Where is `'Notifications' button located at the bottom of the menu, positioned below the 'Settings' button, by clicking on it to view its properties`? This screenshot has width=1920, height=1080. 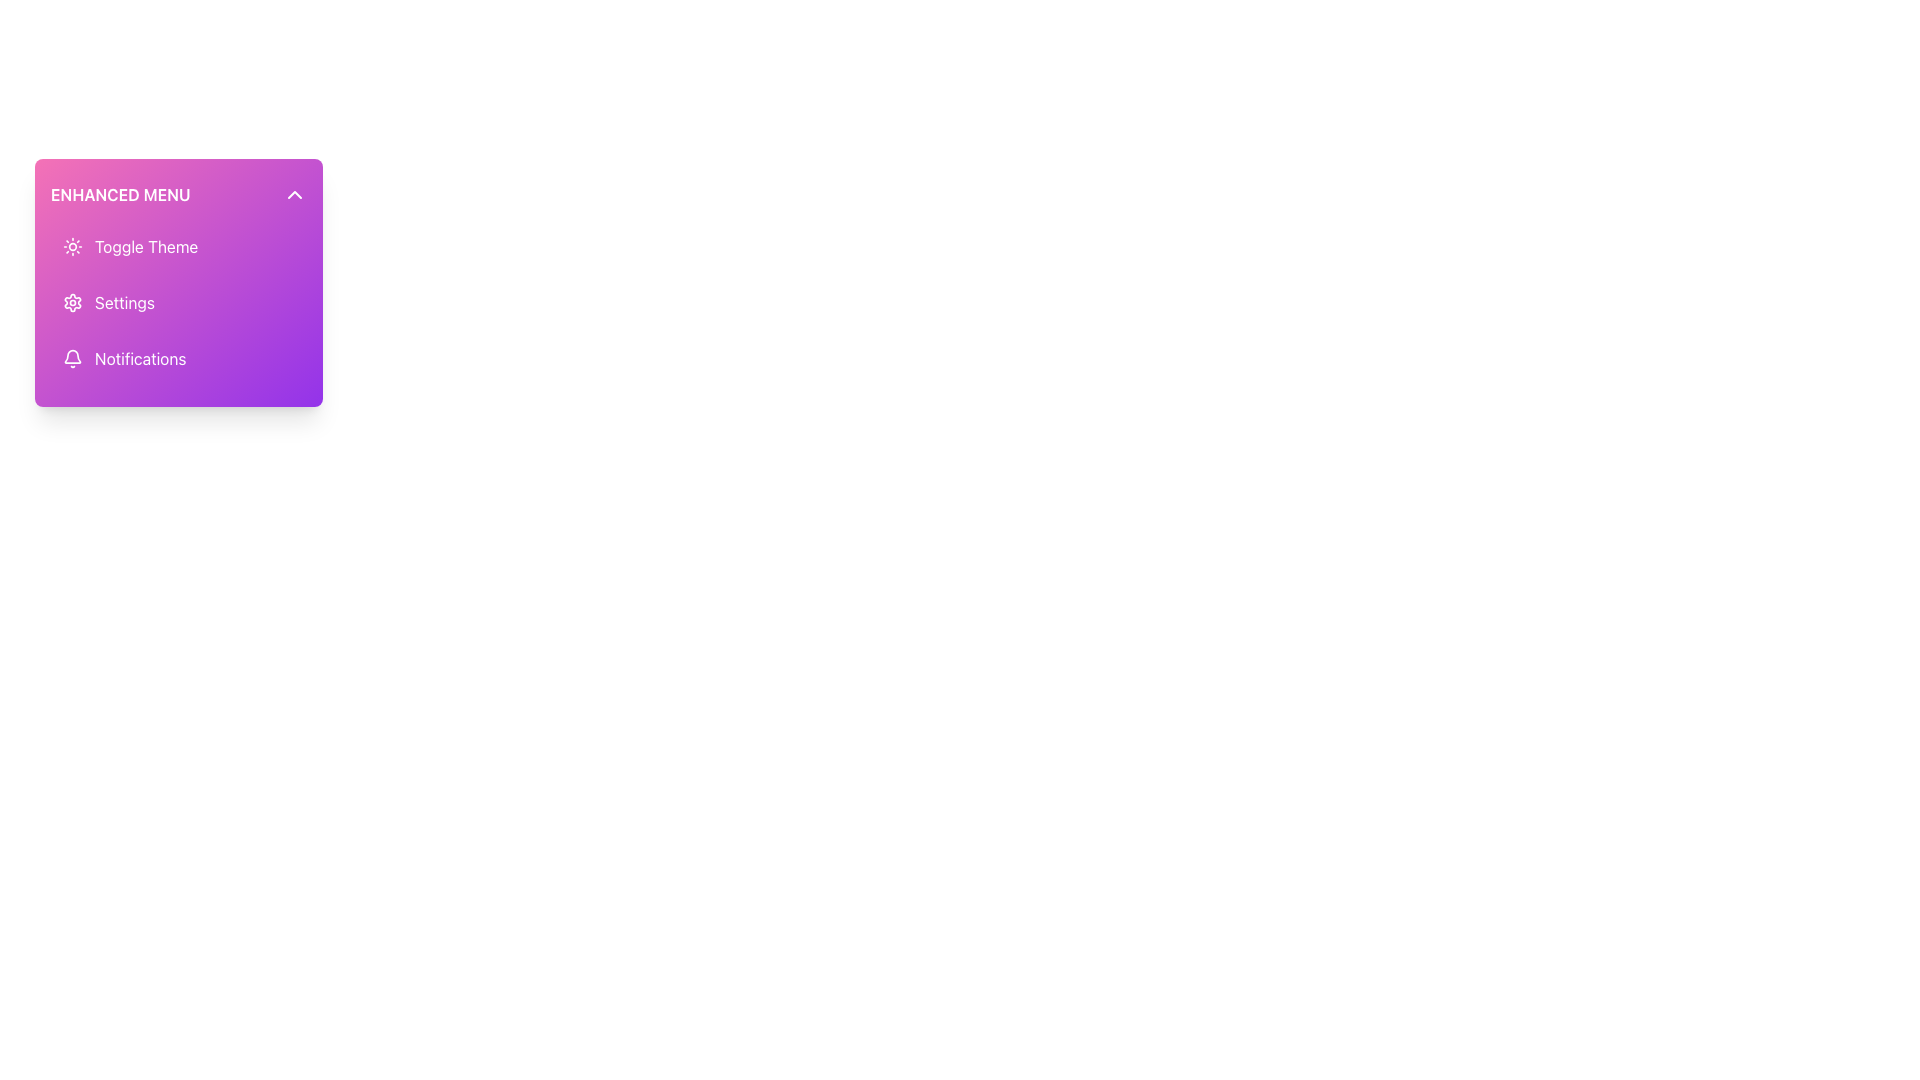
'Notifications' button located at the bottom of the menu, positioned below the 'Settings' button, by clicking on it to view its properties is located at coordinates (178, 357).